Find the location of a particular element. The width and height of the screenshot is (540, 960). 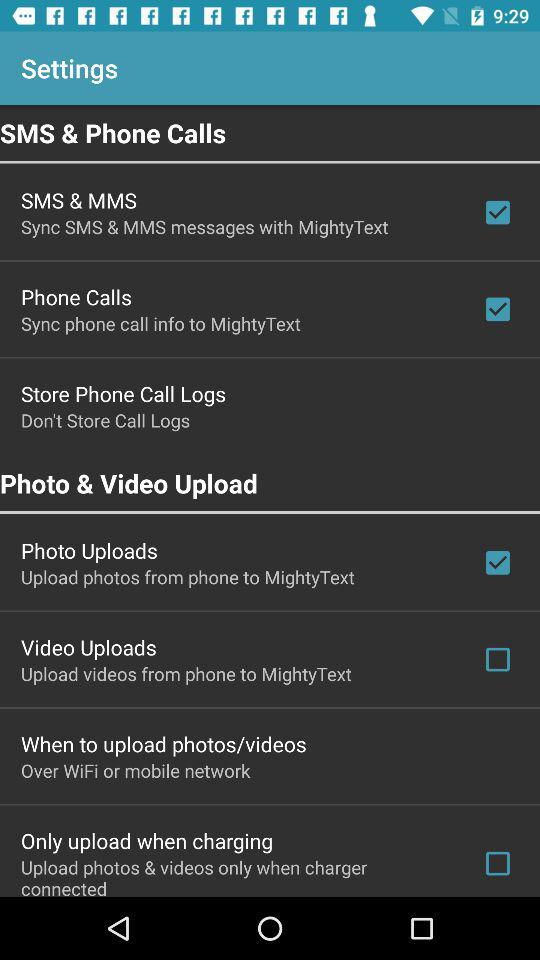

icon above photo & video upload is located at coordinates (105, 419).